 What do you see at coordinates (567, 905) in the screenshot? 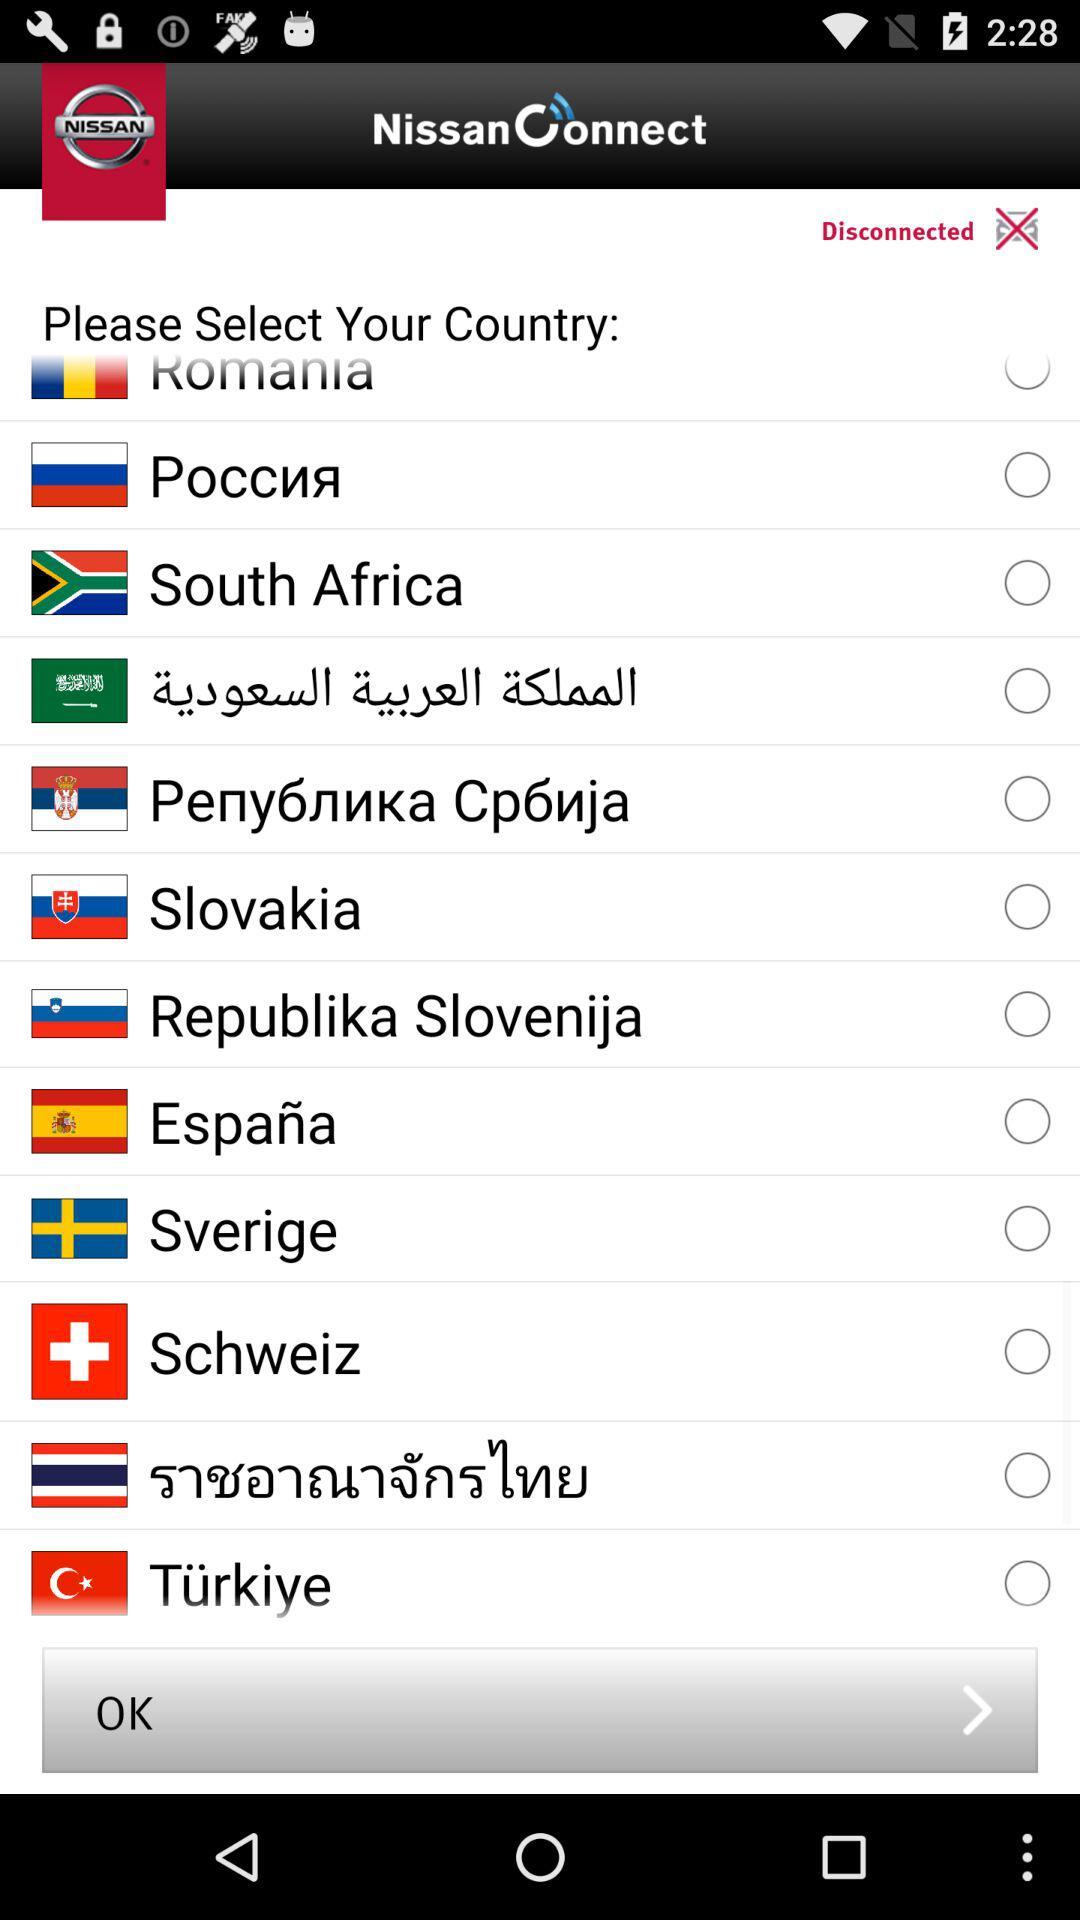
I see `slovakia icon` at bounding box center [567, 905].